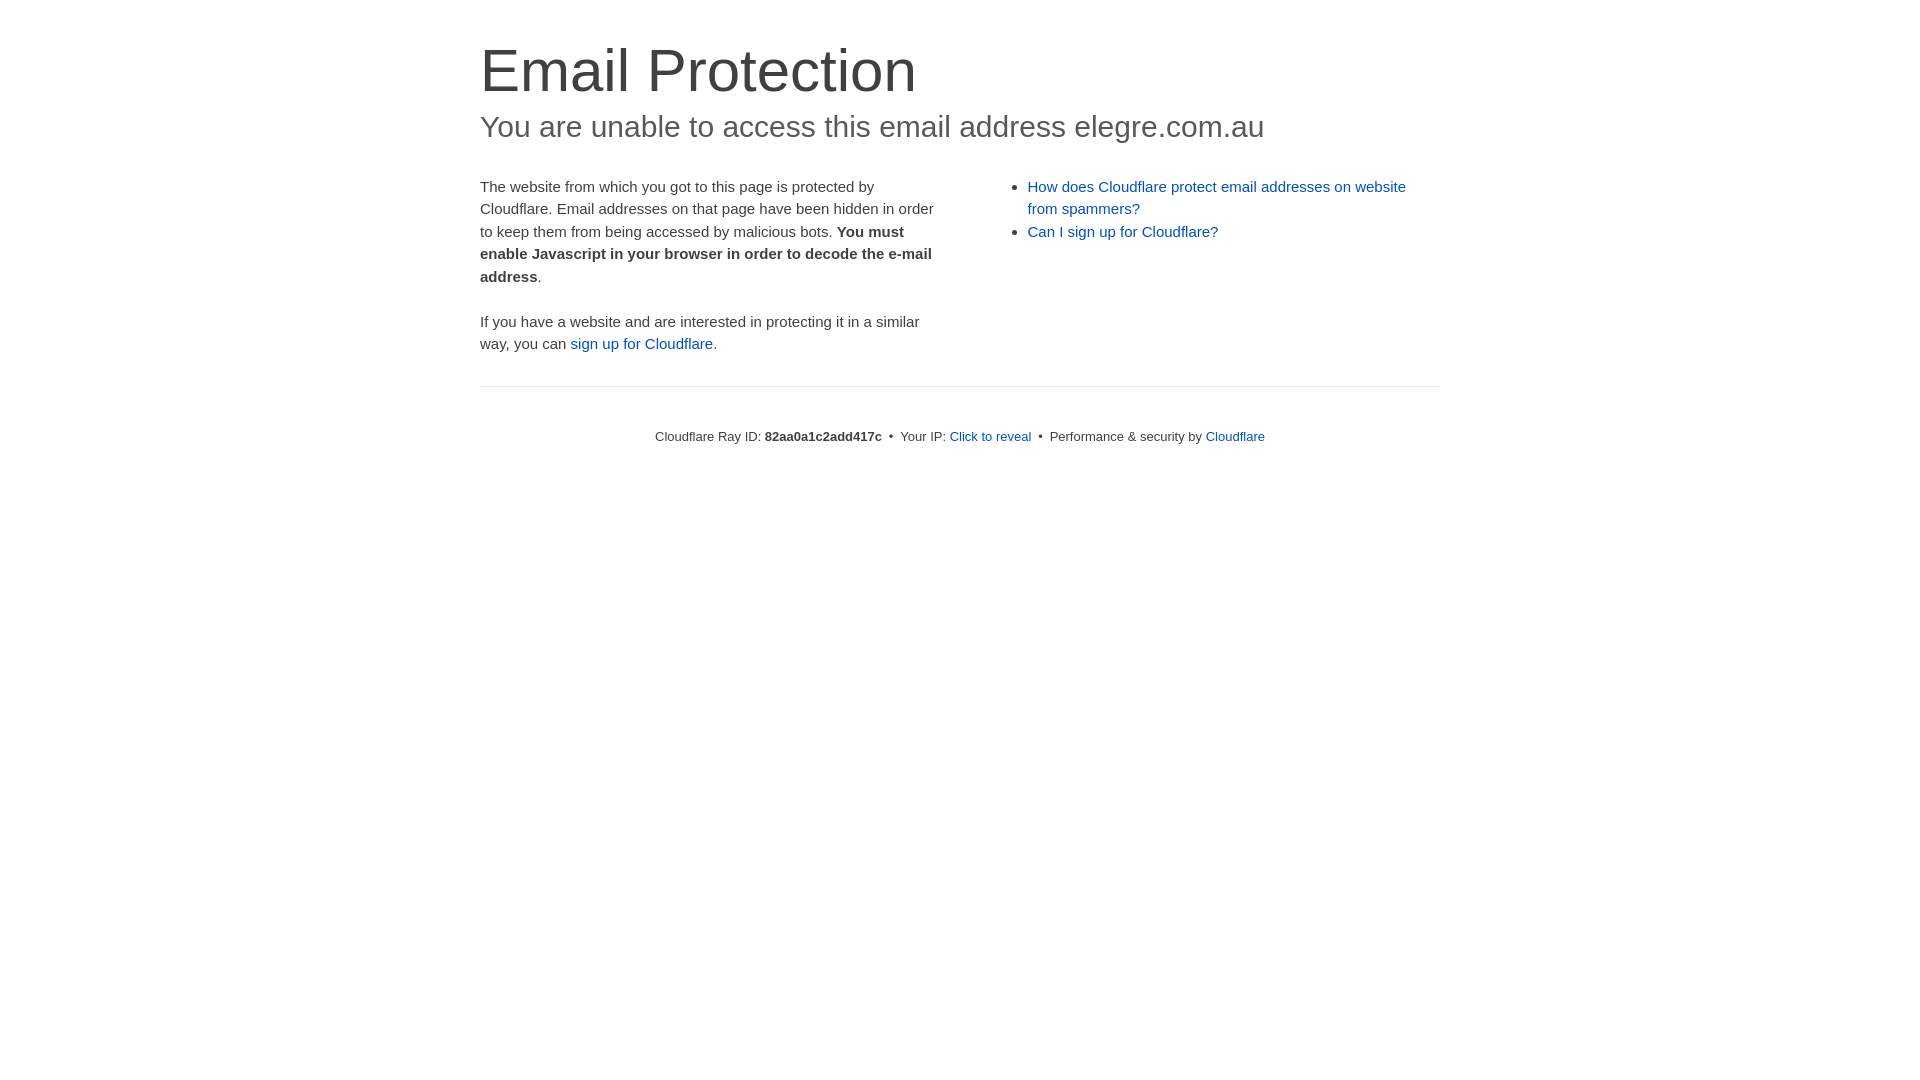  I want to click on 'Cloudflare', so click(1204, 435).